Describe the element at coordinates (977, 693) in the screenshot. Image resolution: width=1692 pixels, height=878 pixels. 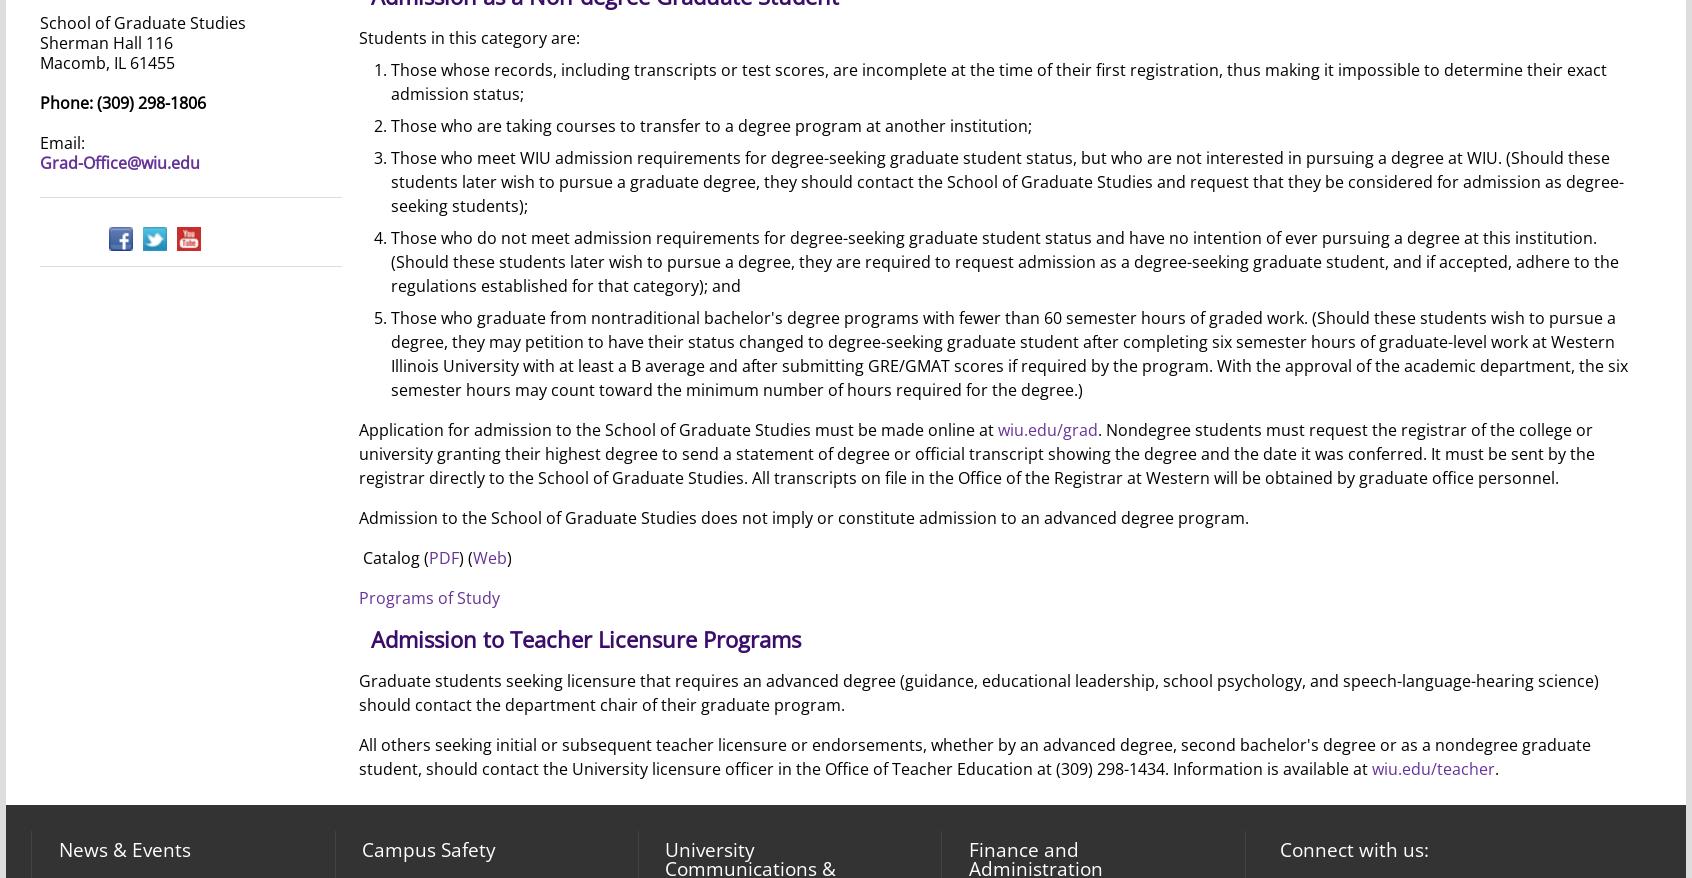
I see `'Graduate students seeking licensure that requires an advanced degree (guidance, educational leadership, school psychology, and speech-language-hearing science) should contact the department chair of their graduate program.'` at that location.